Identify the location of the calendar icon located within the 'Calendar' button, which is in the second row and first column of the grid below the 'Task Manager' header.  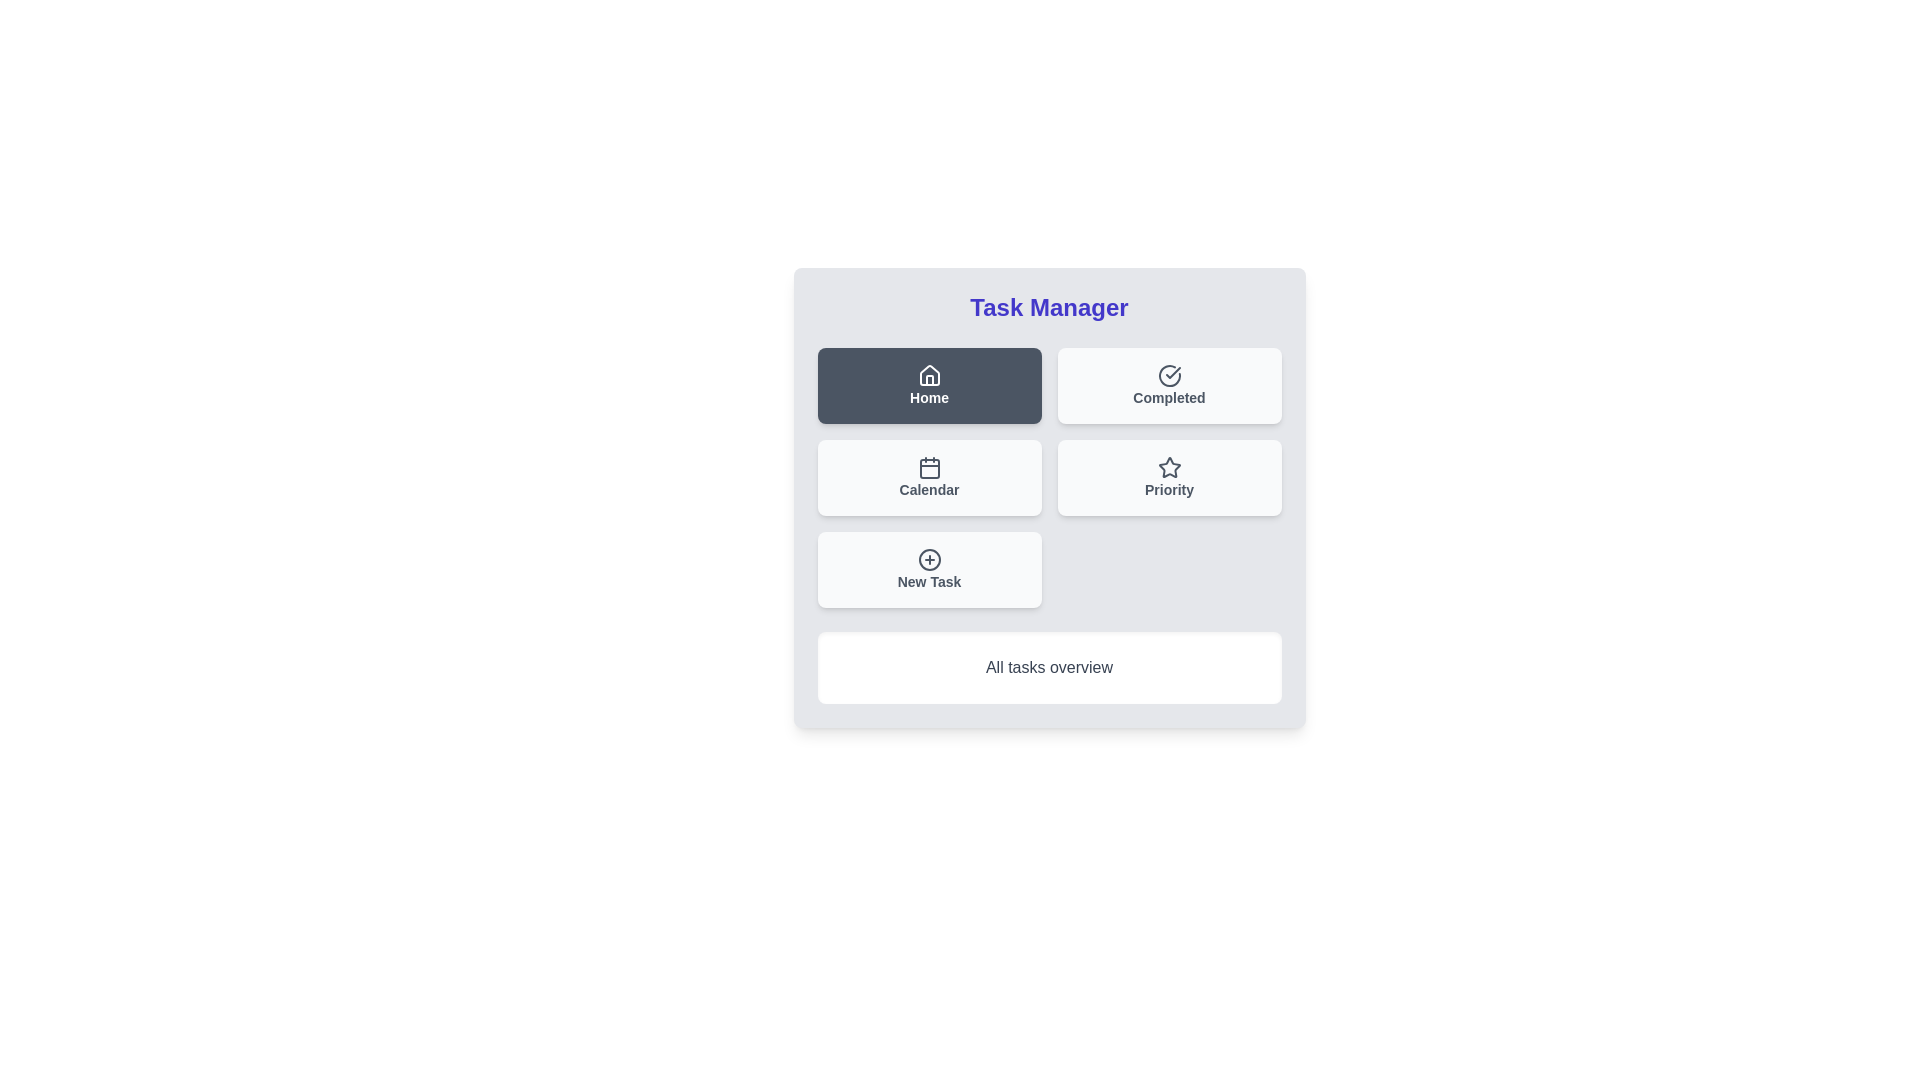
(928, 467).